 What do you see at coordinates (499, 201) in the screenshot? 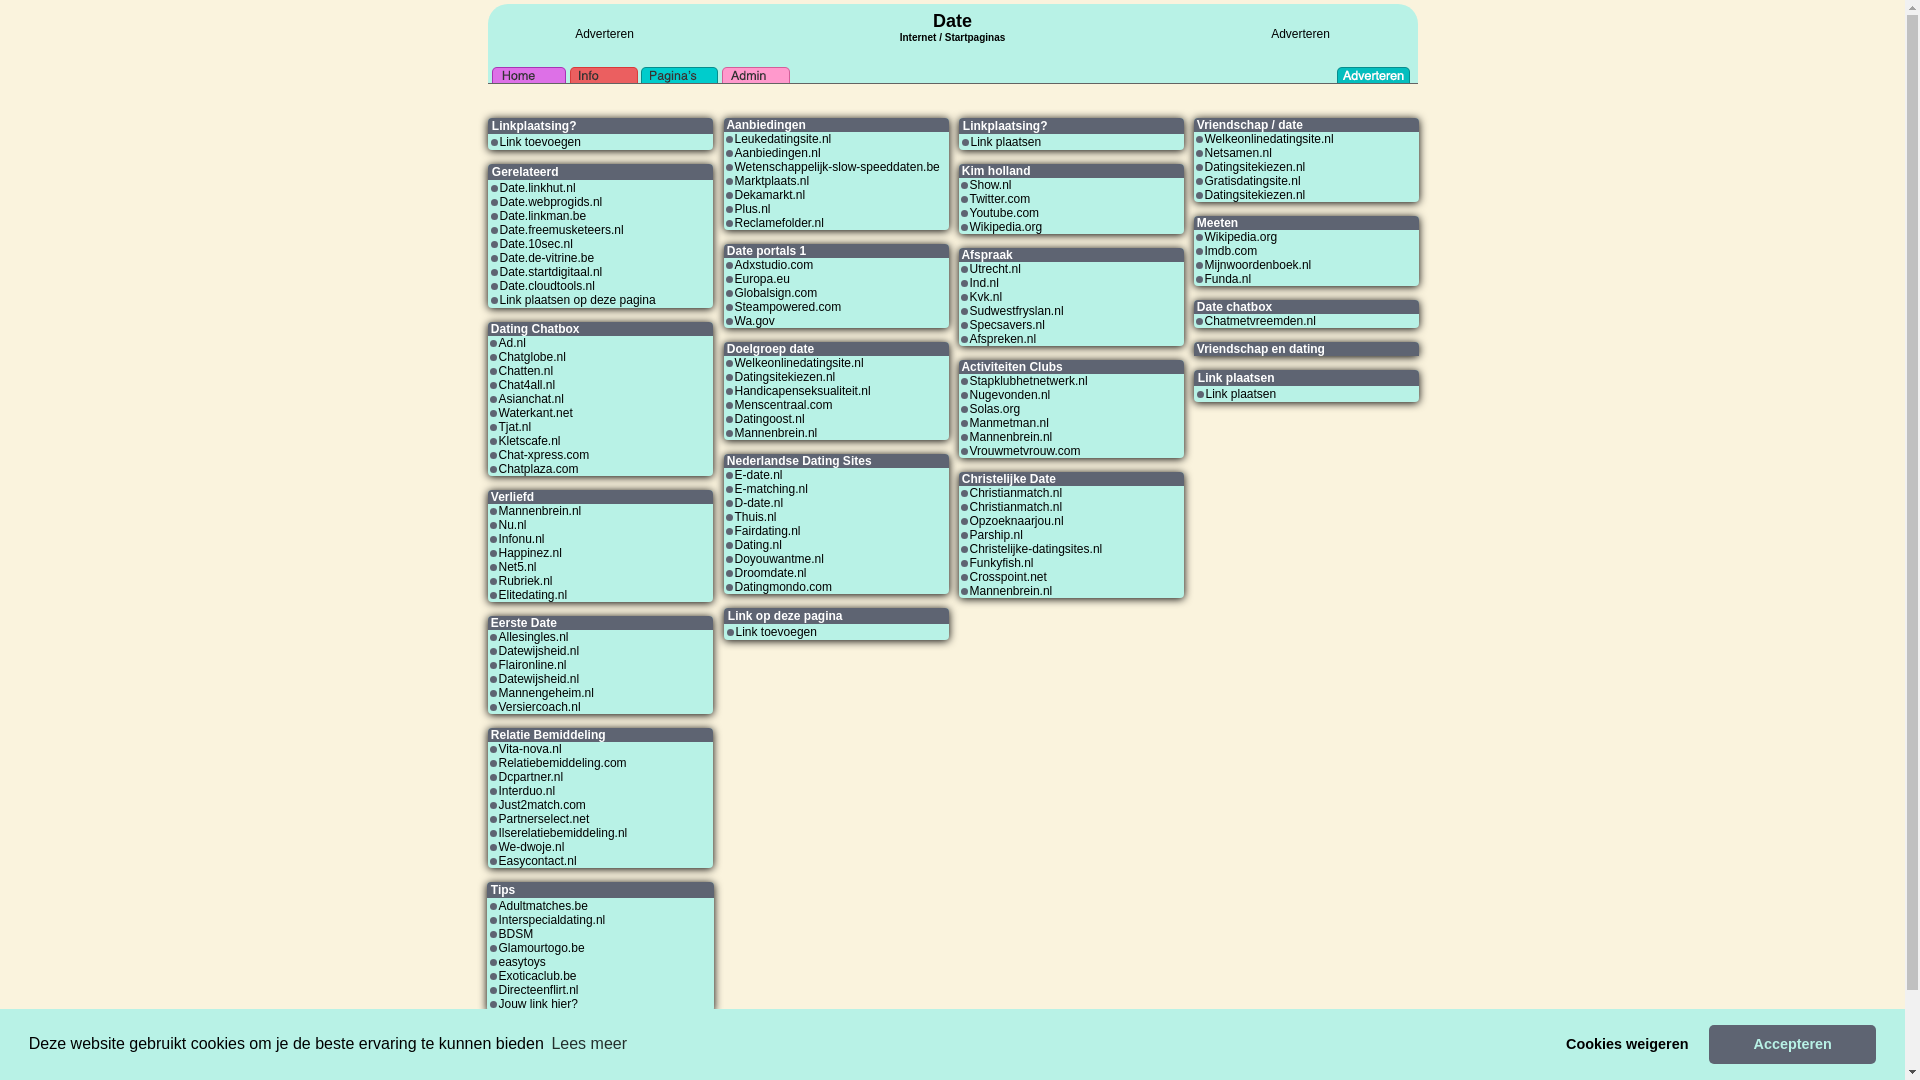
I see `'Date.webprogids.nl'` at bounding box center [499, 201].